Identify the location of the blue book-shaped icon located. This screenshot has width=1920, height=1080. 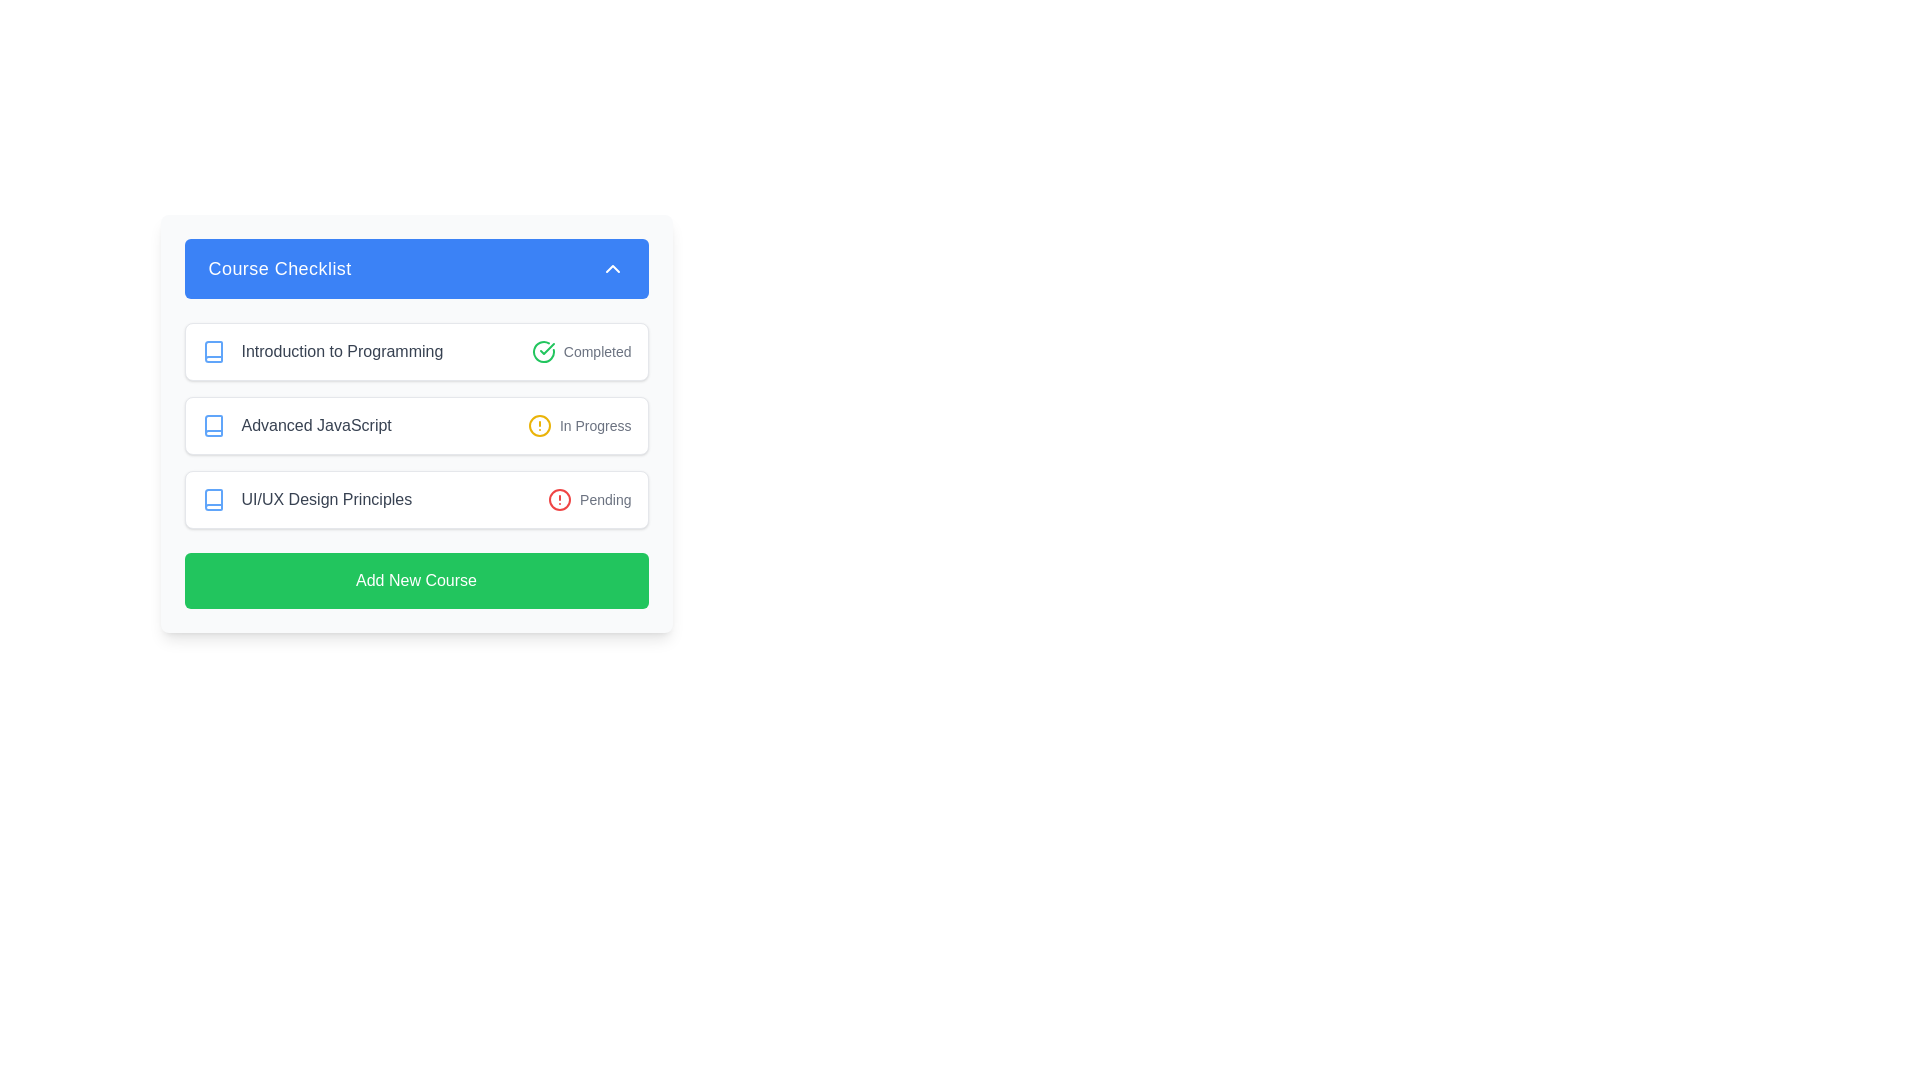
(213, 499).